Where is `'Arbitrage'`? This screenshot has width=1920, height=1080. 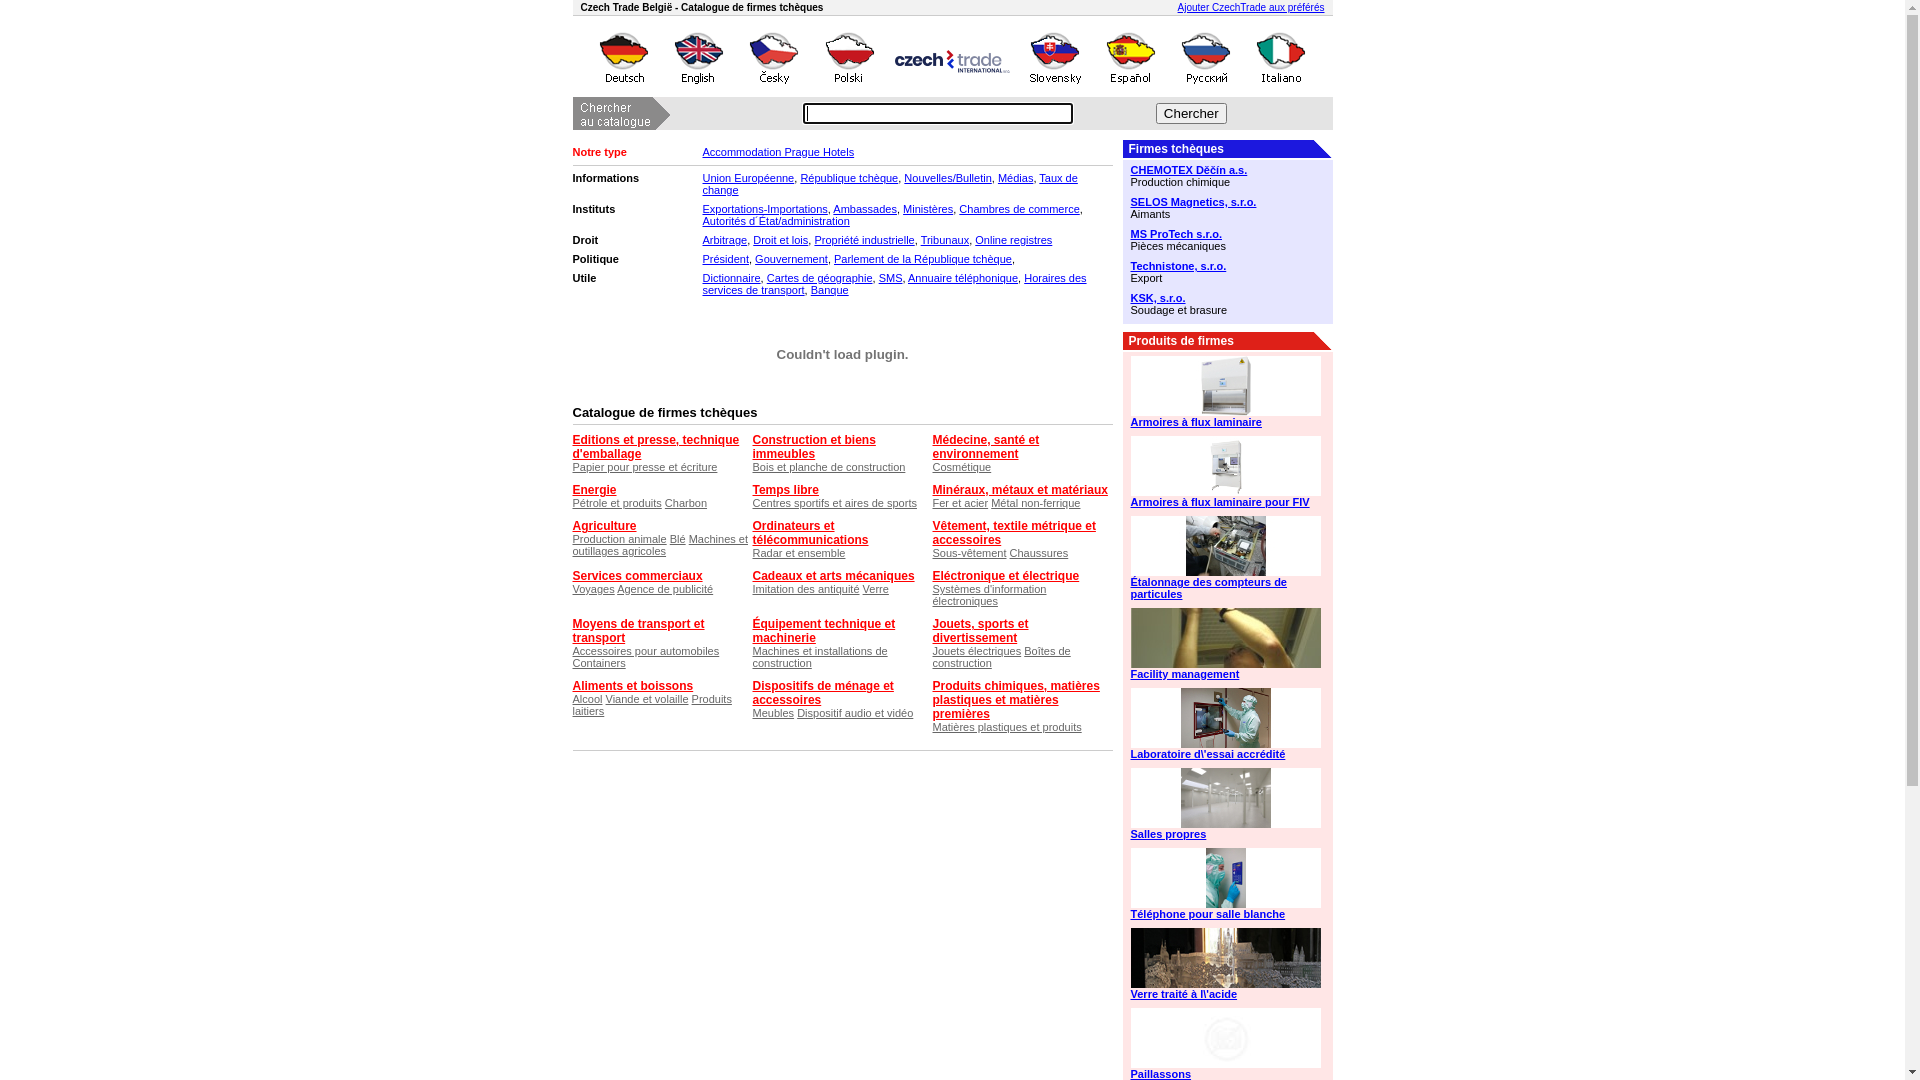 'Arbitrage' is located at coordinates (701, 238).